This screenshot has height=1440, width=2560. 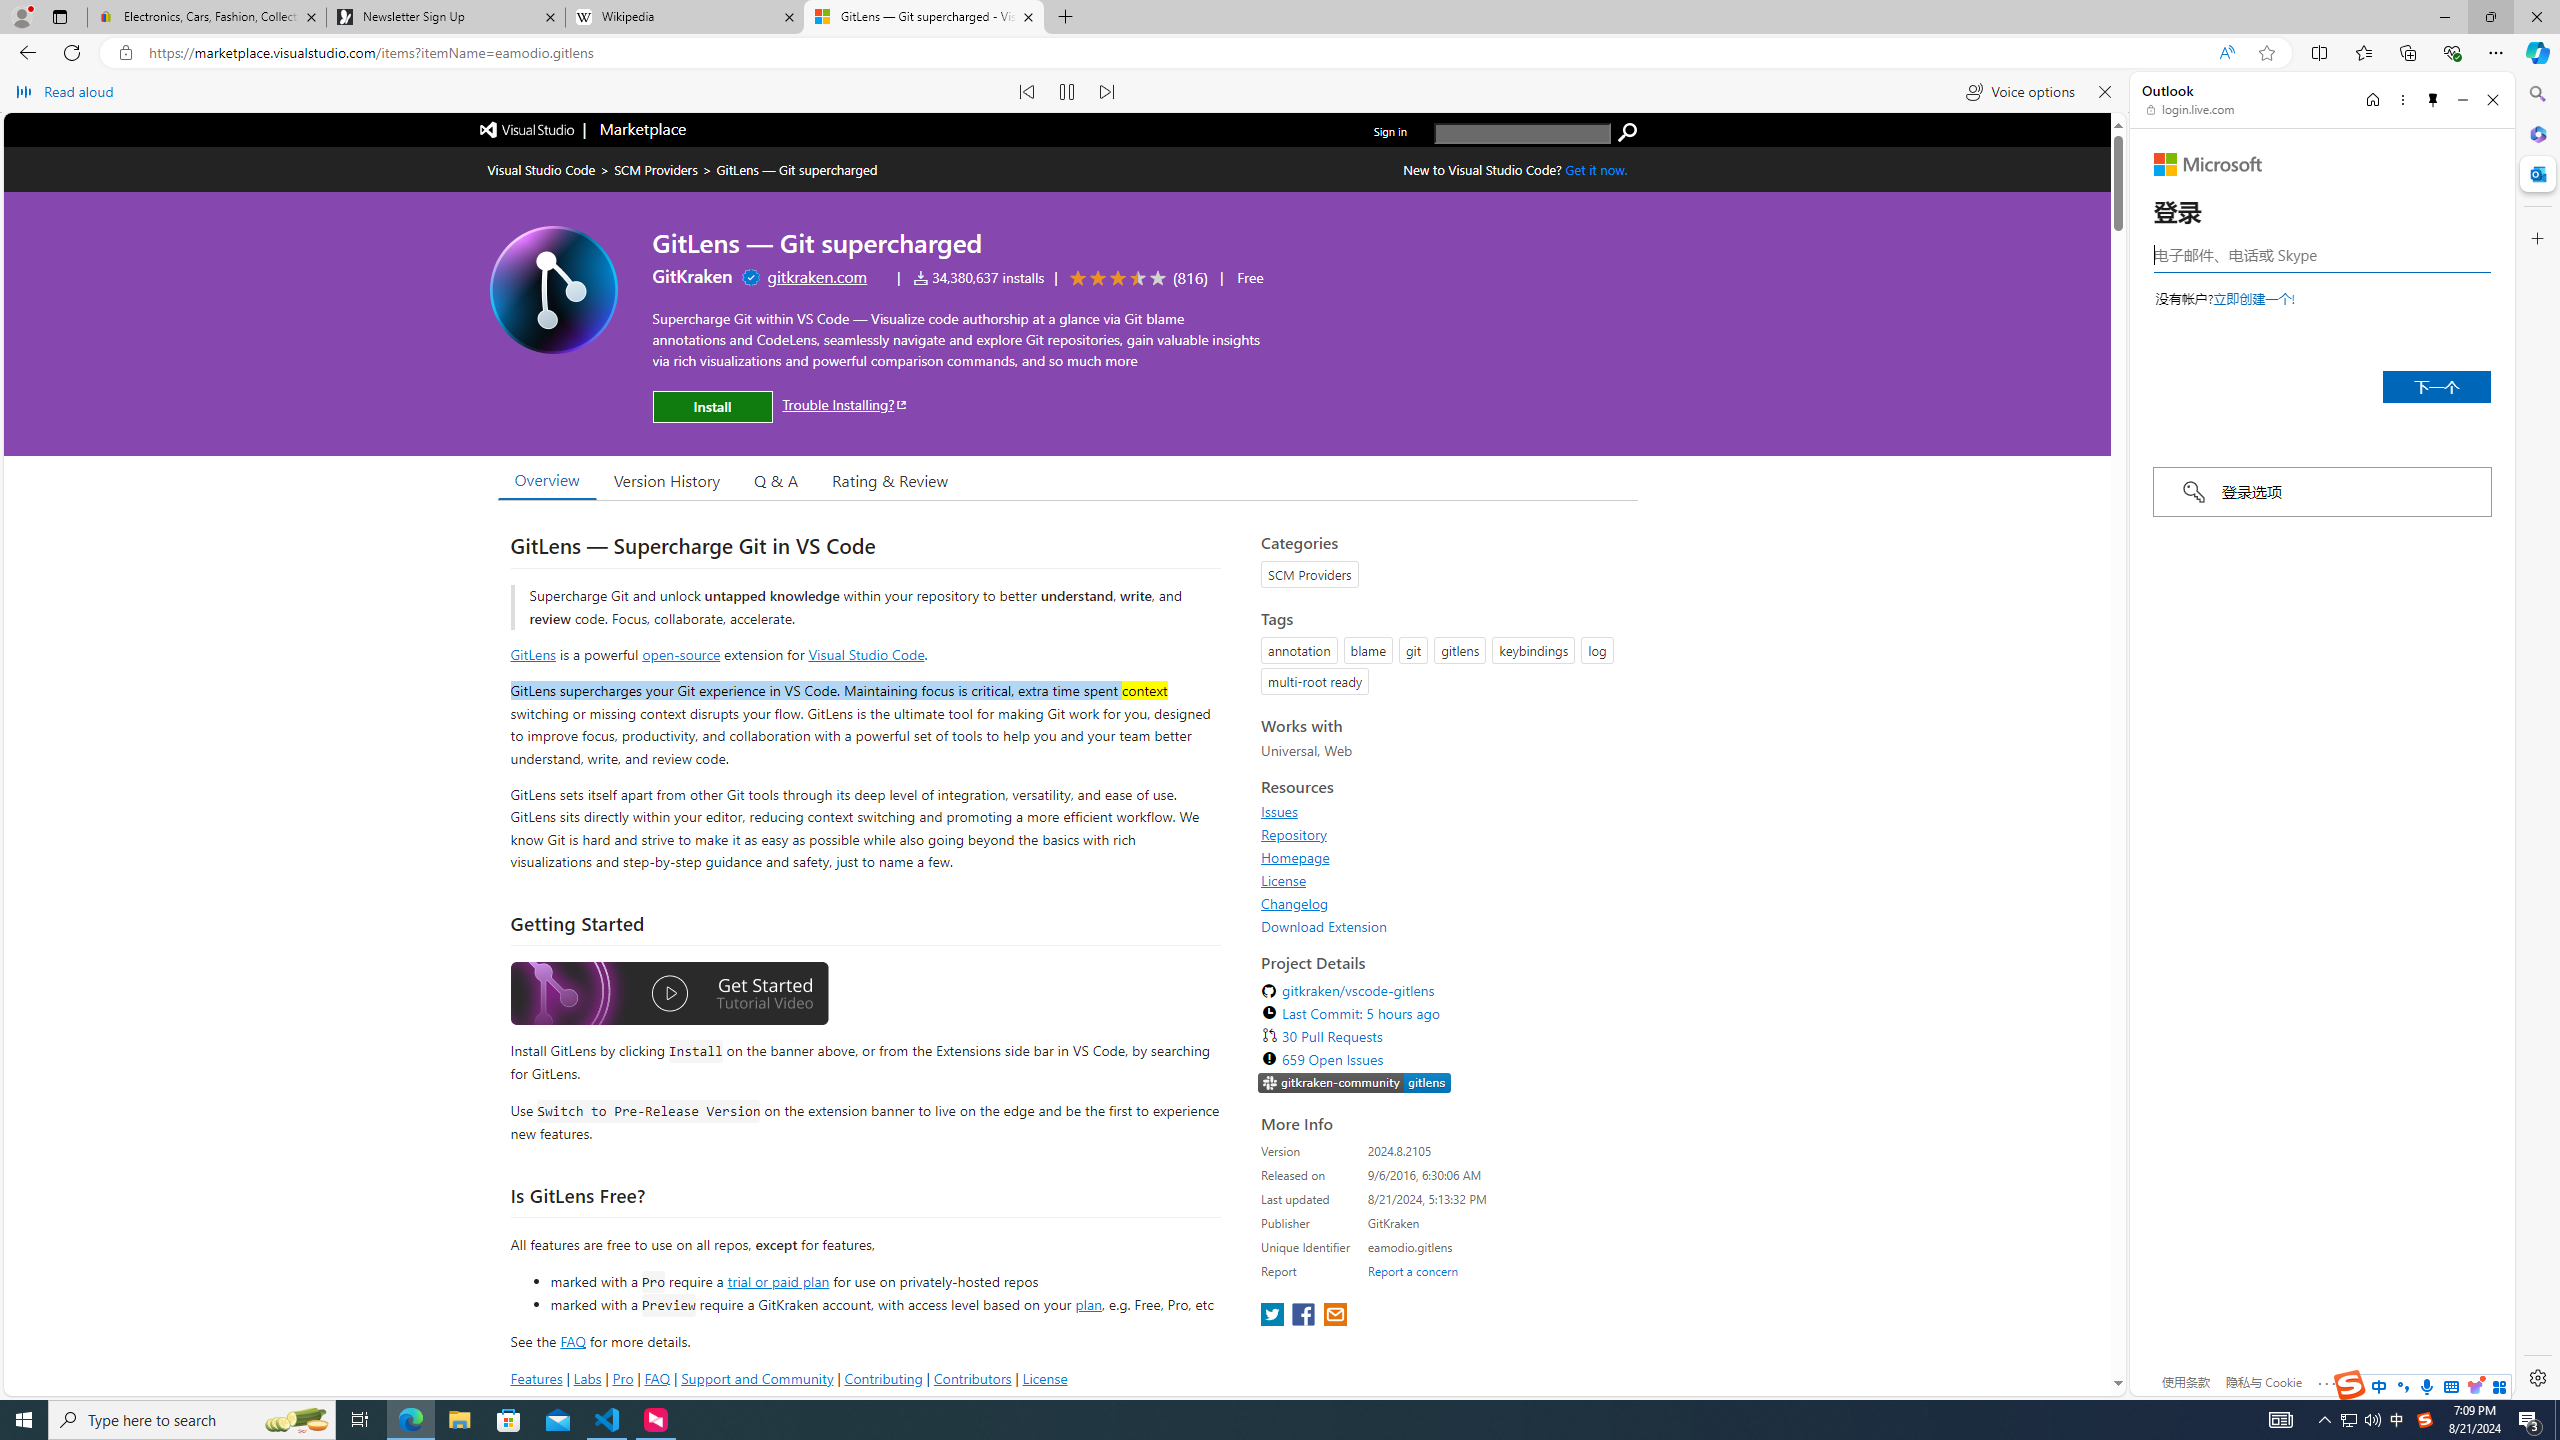 What do you see at coordinates (681, 652) in the screenshot?
I see `'open-source'` at bounding box center [681, 652].